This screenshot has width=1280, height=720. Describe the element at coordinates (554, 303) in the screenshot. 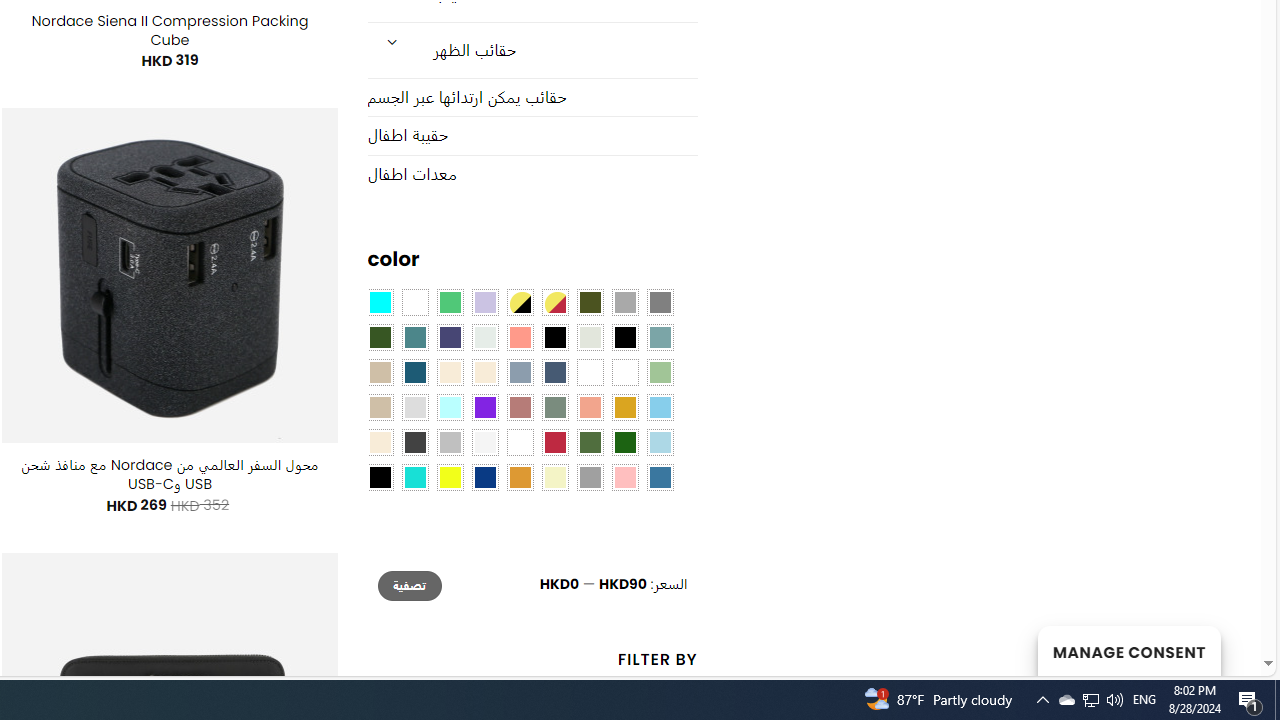

I see `'Yellow-Red'` at that location.